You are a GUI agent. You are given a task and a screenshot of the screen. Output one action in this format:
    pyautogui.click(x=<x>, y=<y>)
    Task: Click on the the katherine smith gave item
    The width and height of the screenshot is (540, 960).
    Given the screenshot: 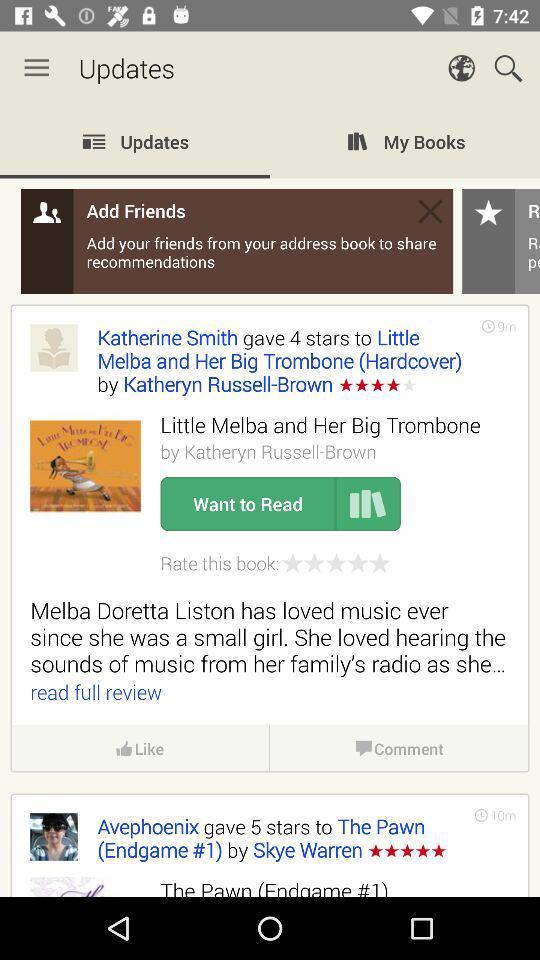 What is the action you would take?
    pyautogui.click(x=278, y=360)
    